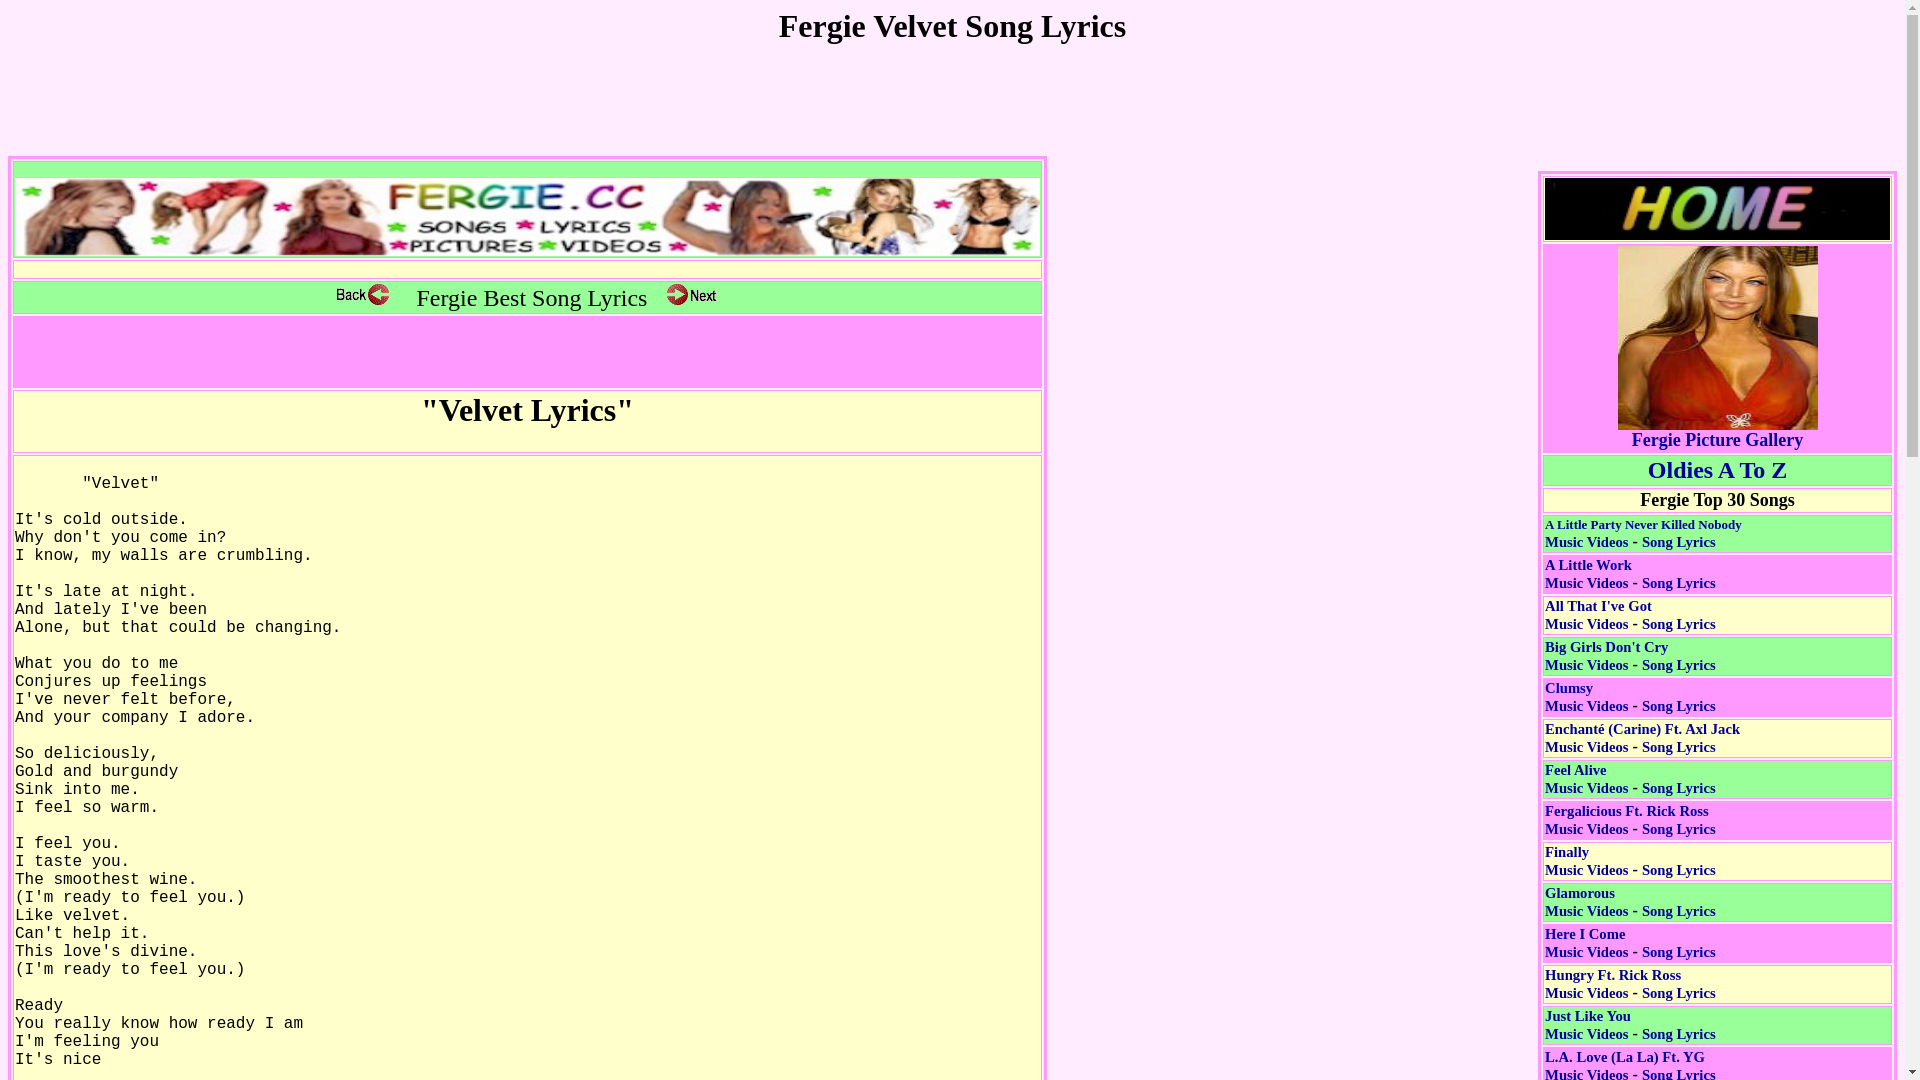 This screenshot has height=1080, width=1920. I want to click on 'Fergalicious Ft. Rick Ross, so click(1627, 820).